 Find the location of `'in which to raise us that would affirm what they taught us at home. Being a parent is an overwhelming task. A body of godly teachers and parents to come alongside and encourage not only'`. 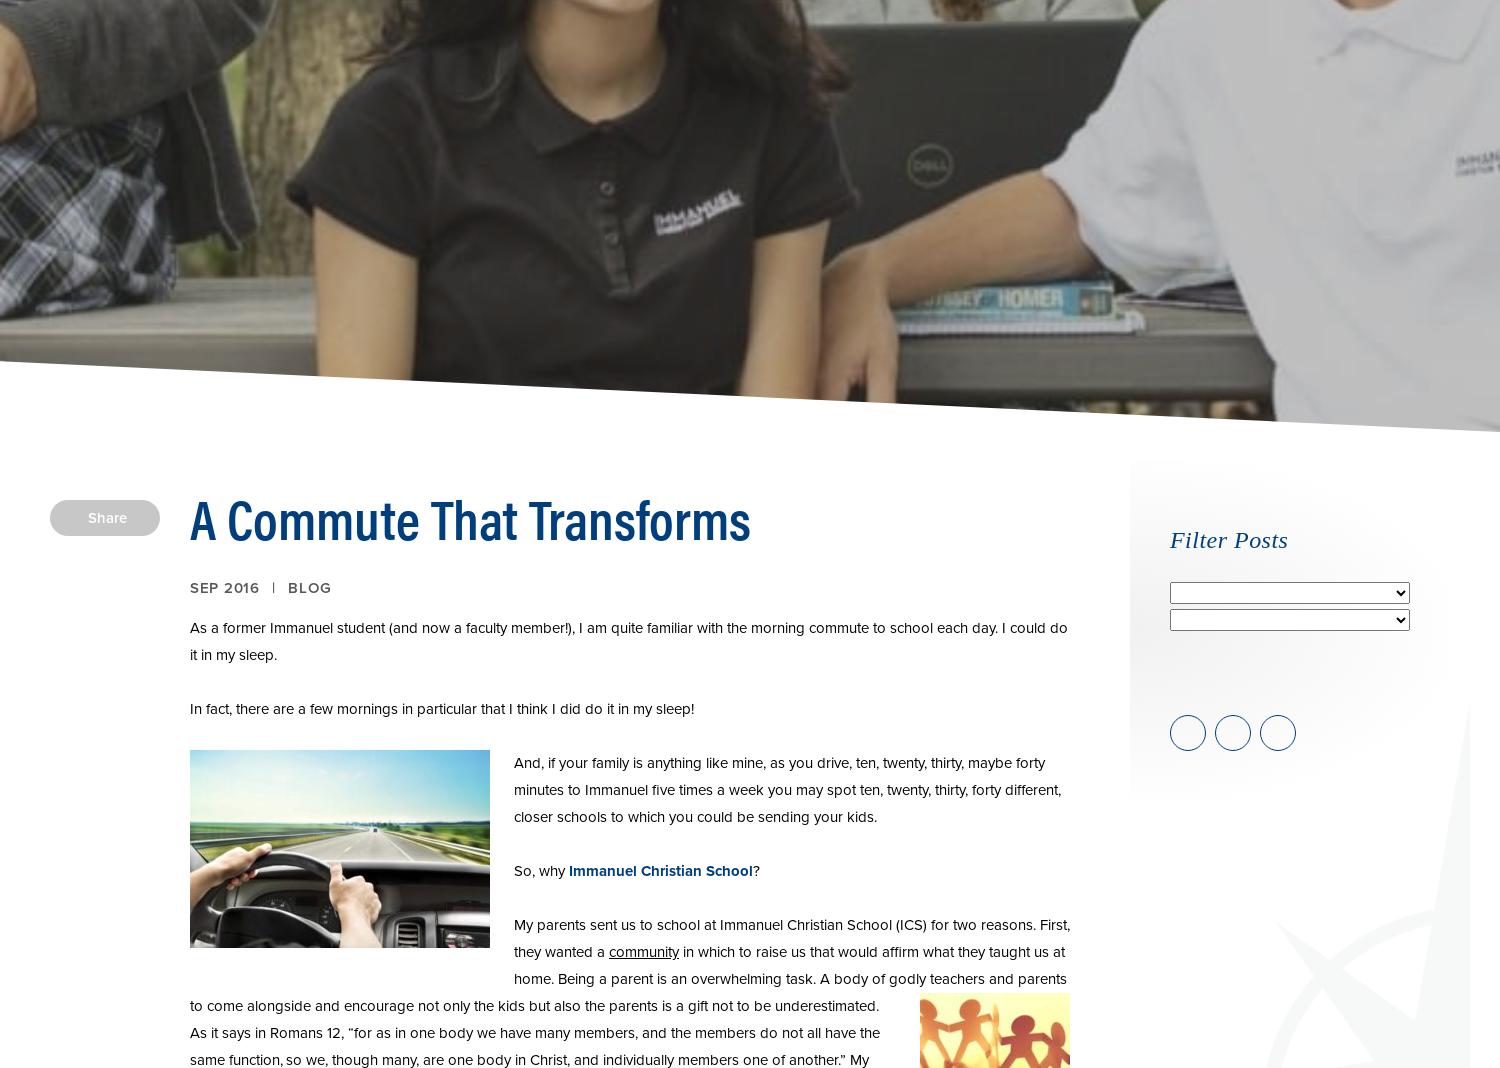

'in which to raise us that would affirm what they taught us at home. Being a parent is an overwhelming task. A body of godly teachers and parents to come alongside and encourage not only' is located at coordinates (627, 979).